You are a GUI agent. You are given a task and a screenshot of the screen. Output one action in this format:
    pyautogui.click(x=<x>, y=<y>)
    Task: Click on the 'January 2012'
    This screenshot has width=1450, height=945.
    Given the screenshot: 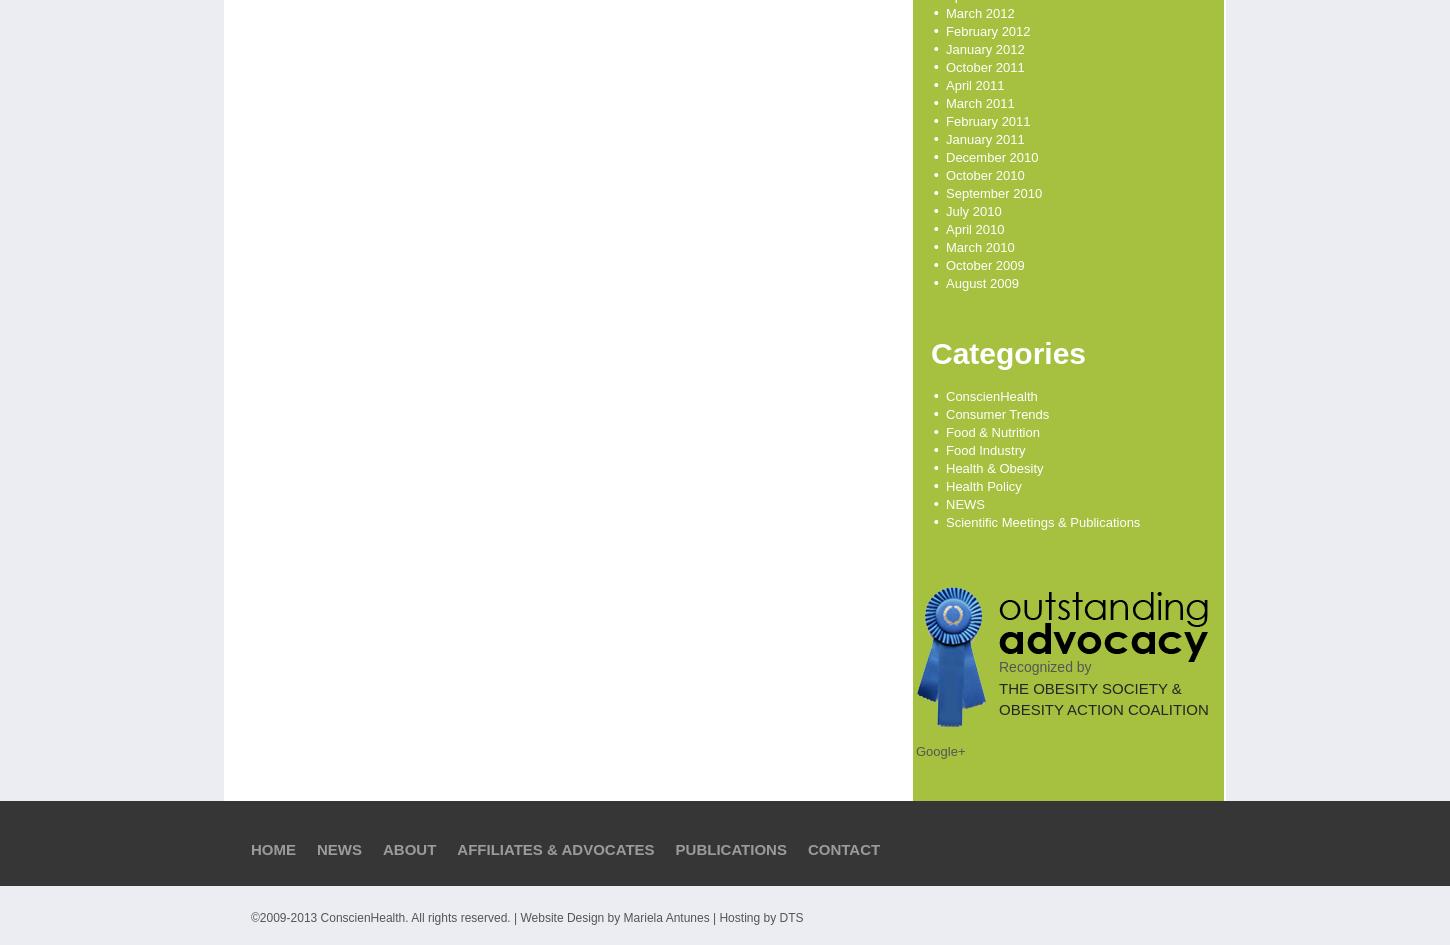 What is the action you would take?
    pyautogui.click(x=984, y=49)
    